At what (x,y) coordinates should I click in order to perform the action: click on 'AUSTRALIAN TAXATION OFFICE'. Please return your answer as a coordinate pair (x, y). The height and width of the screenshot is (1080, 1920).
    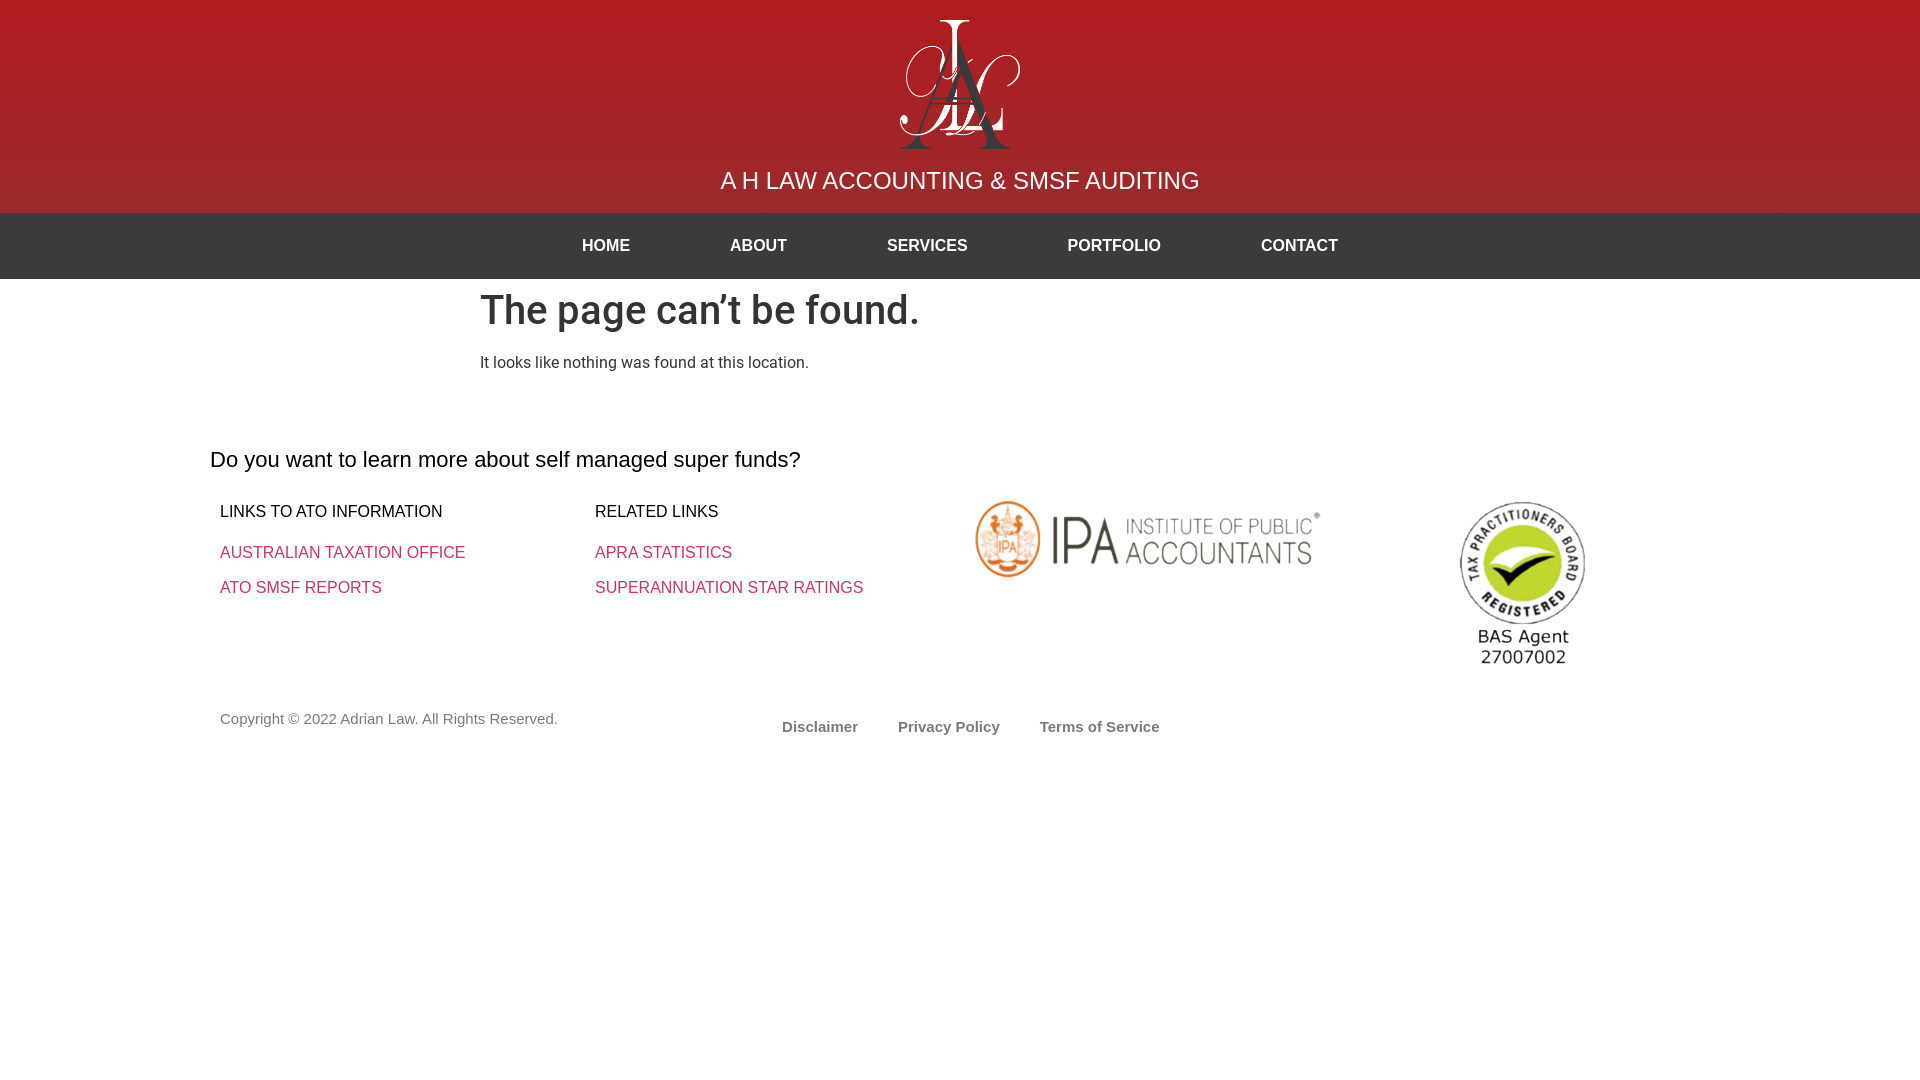
    Looking at the image, I should click on (342, 552).